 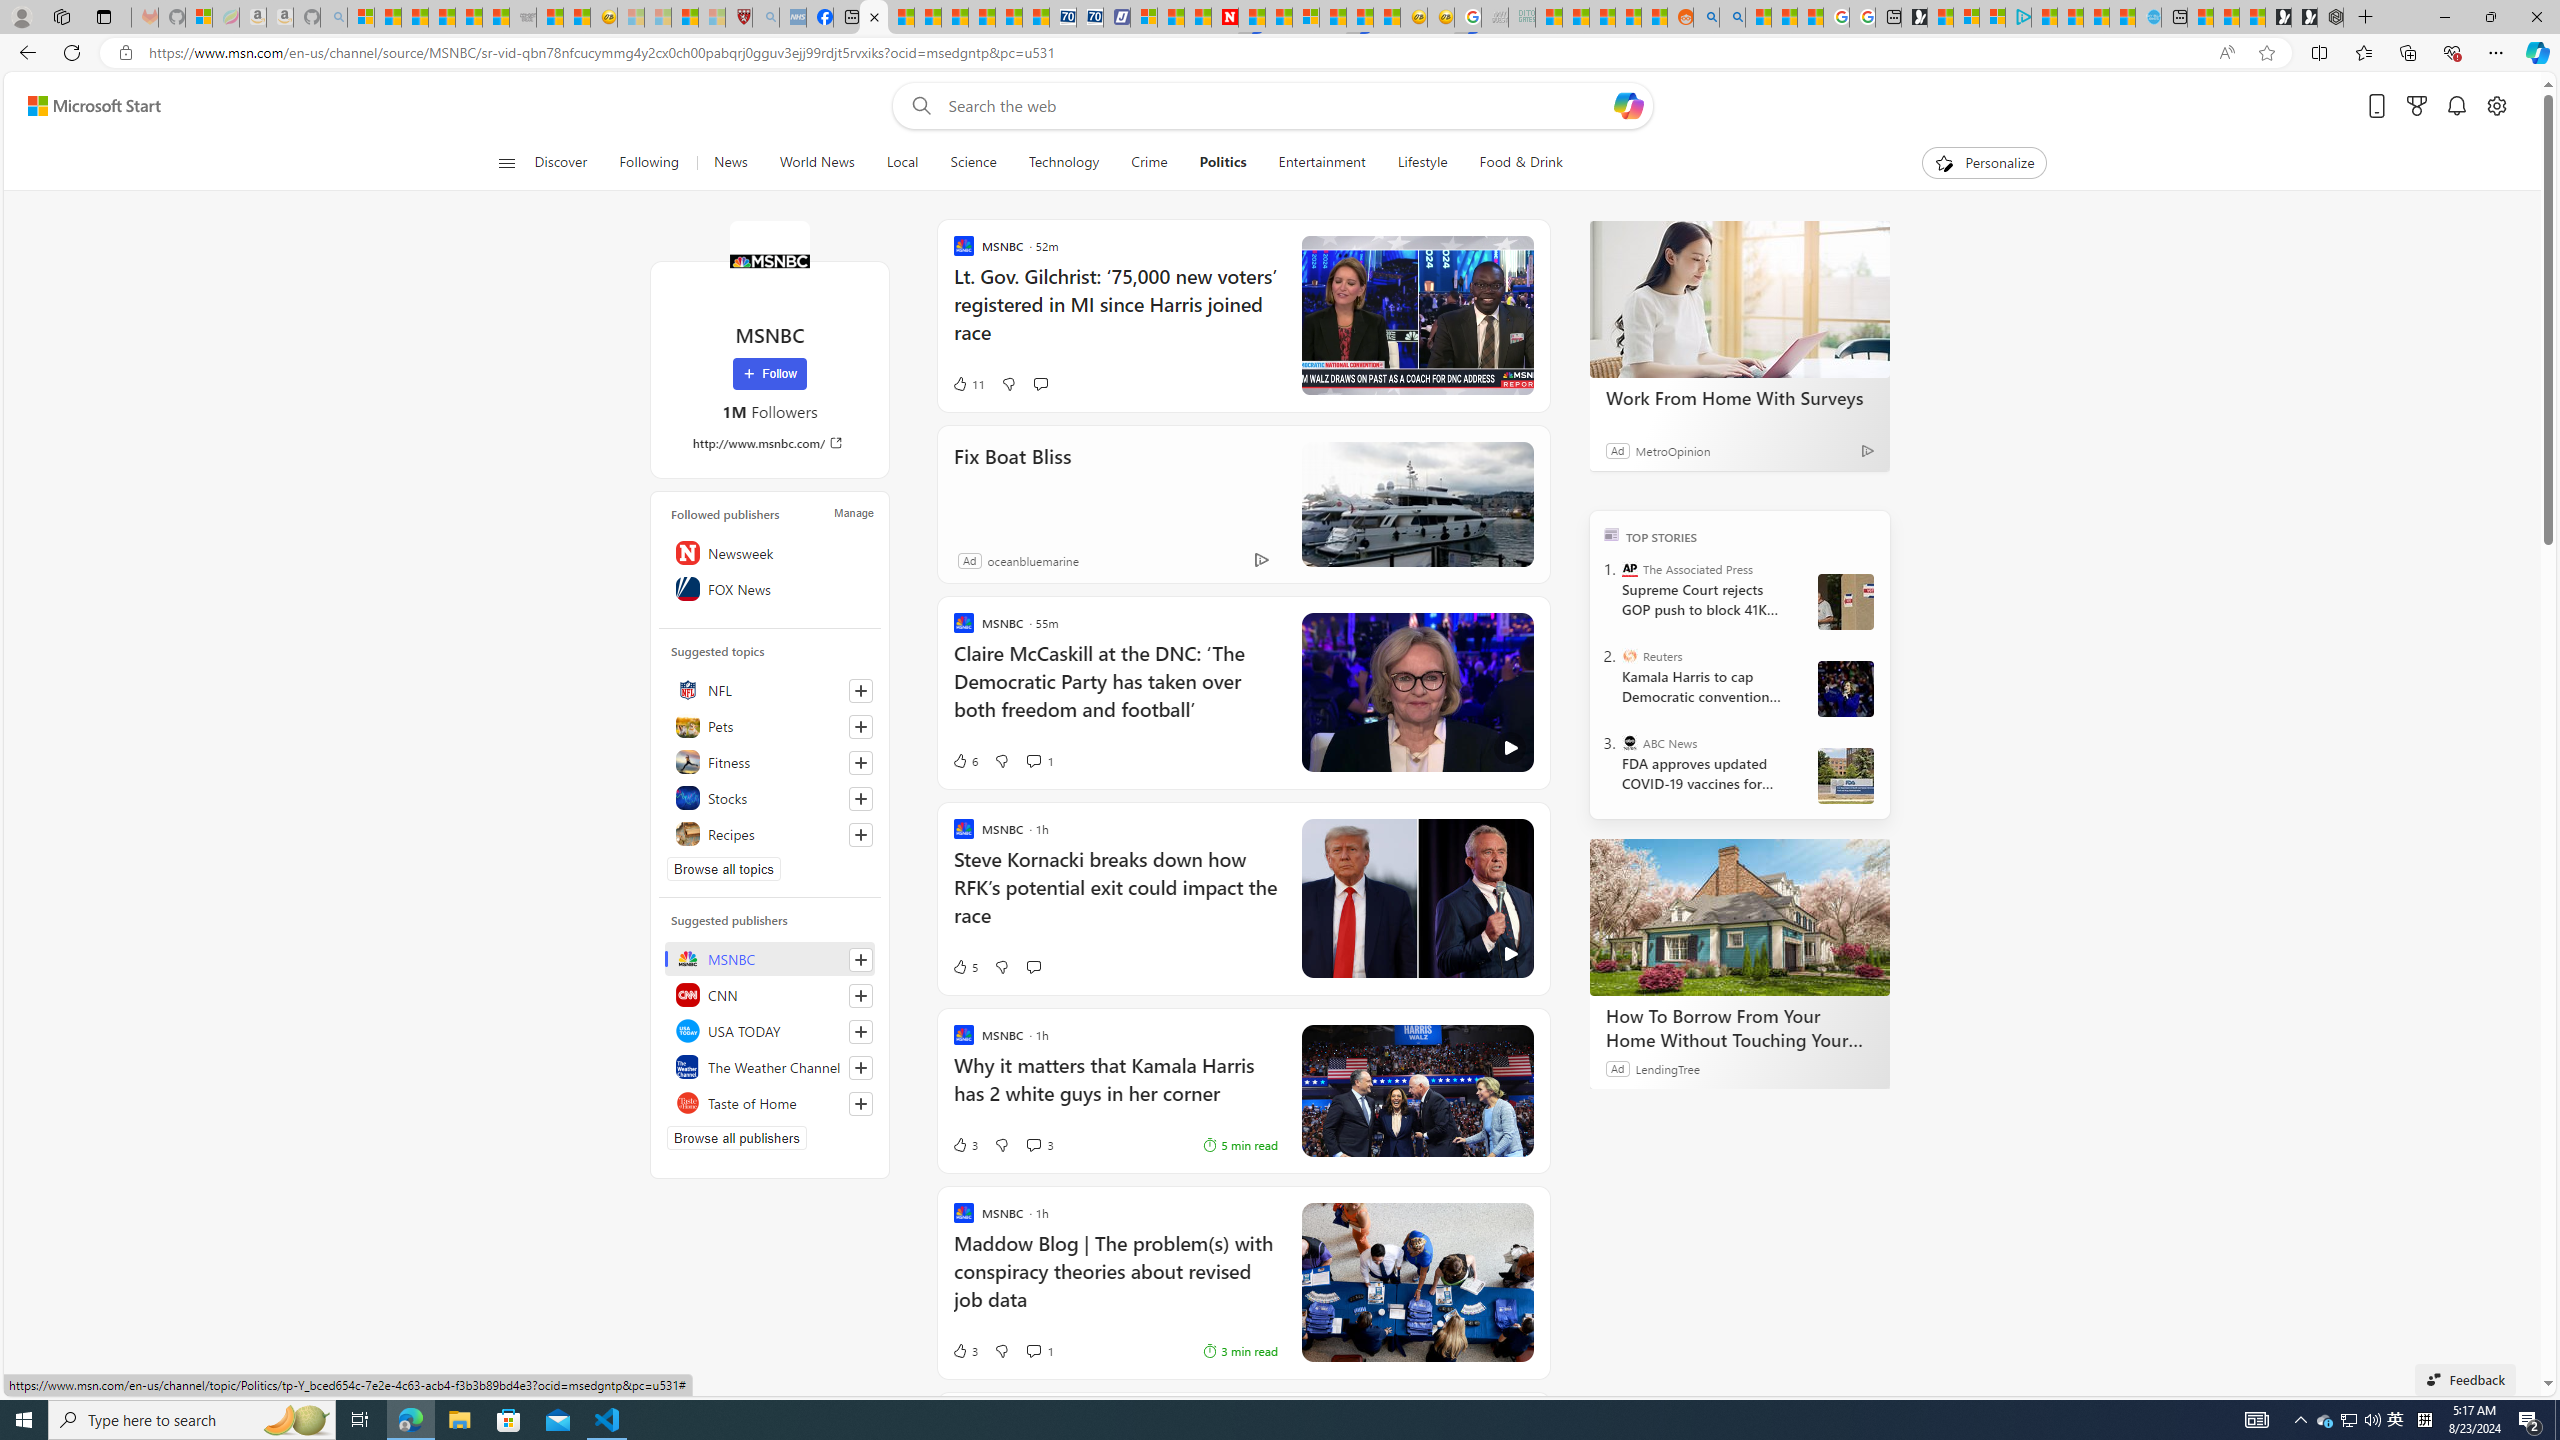 I want to click on 'Dislike', so click(x=1002, y=1351).